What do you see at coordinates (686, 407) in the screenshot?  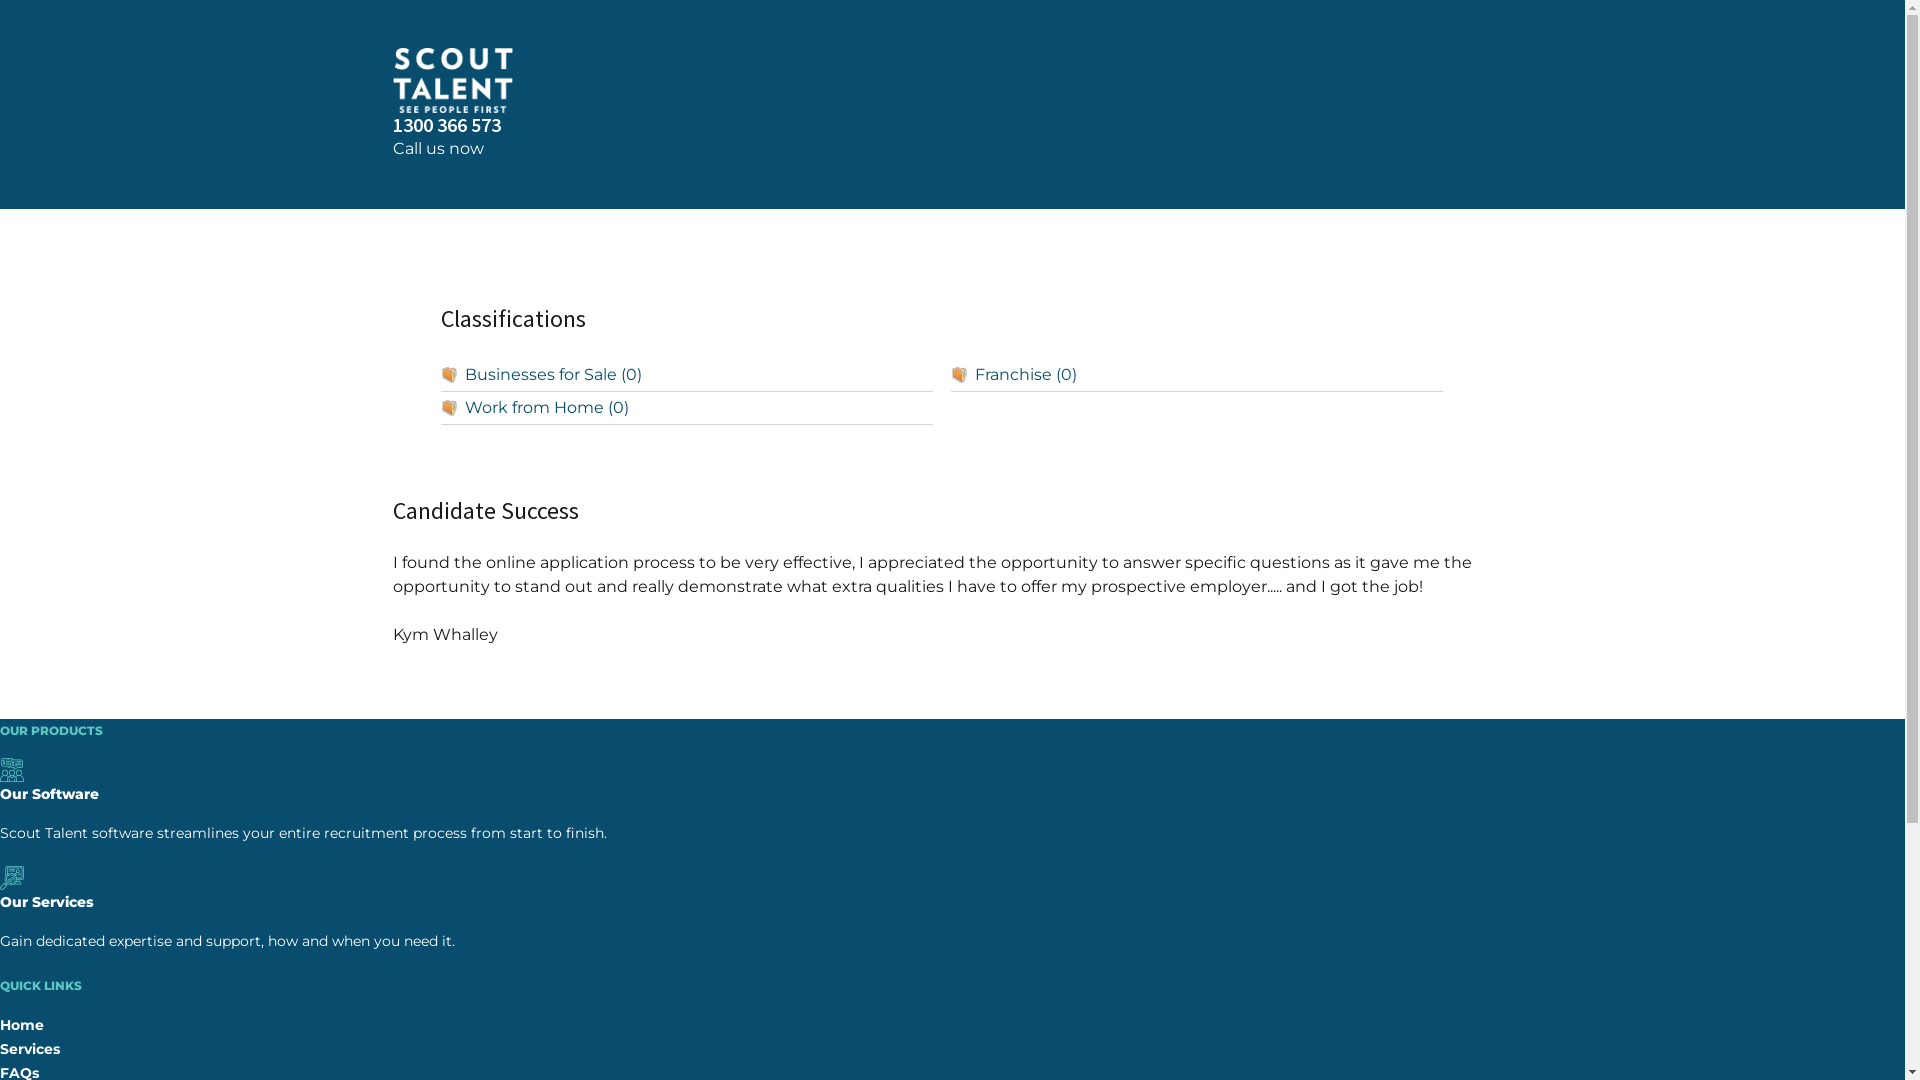 I see `'Work from Home (0)'` at bounding box center [686, 407].